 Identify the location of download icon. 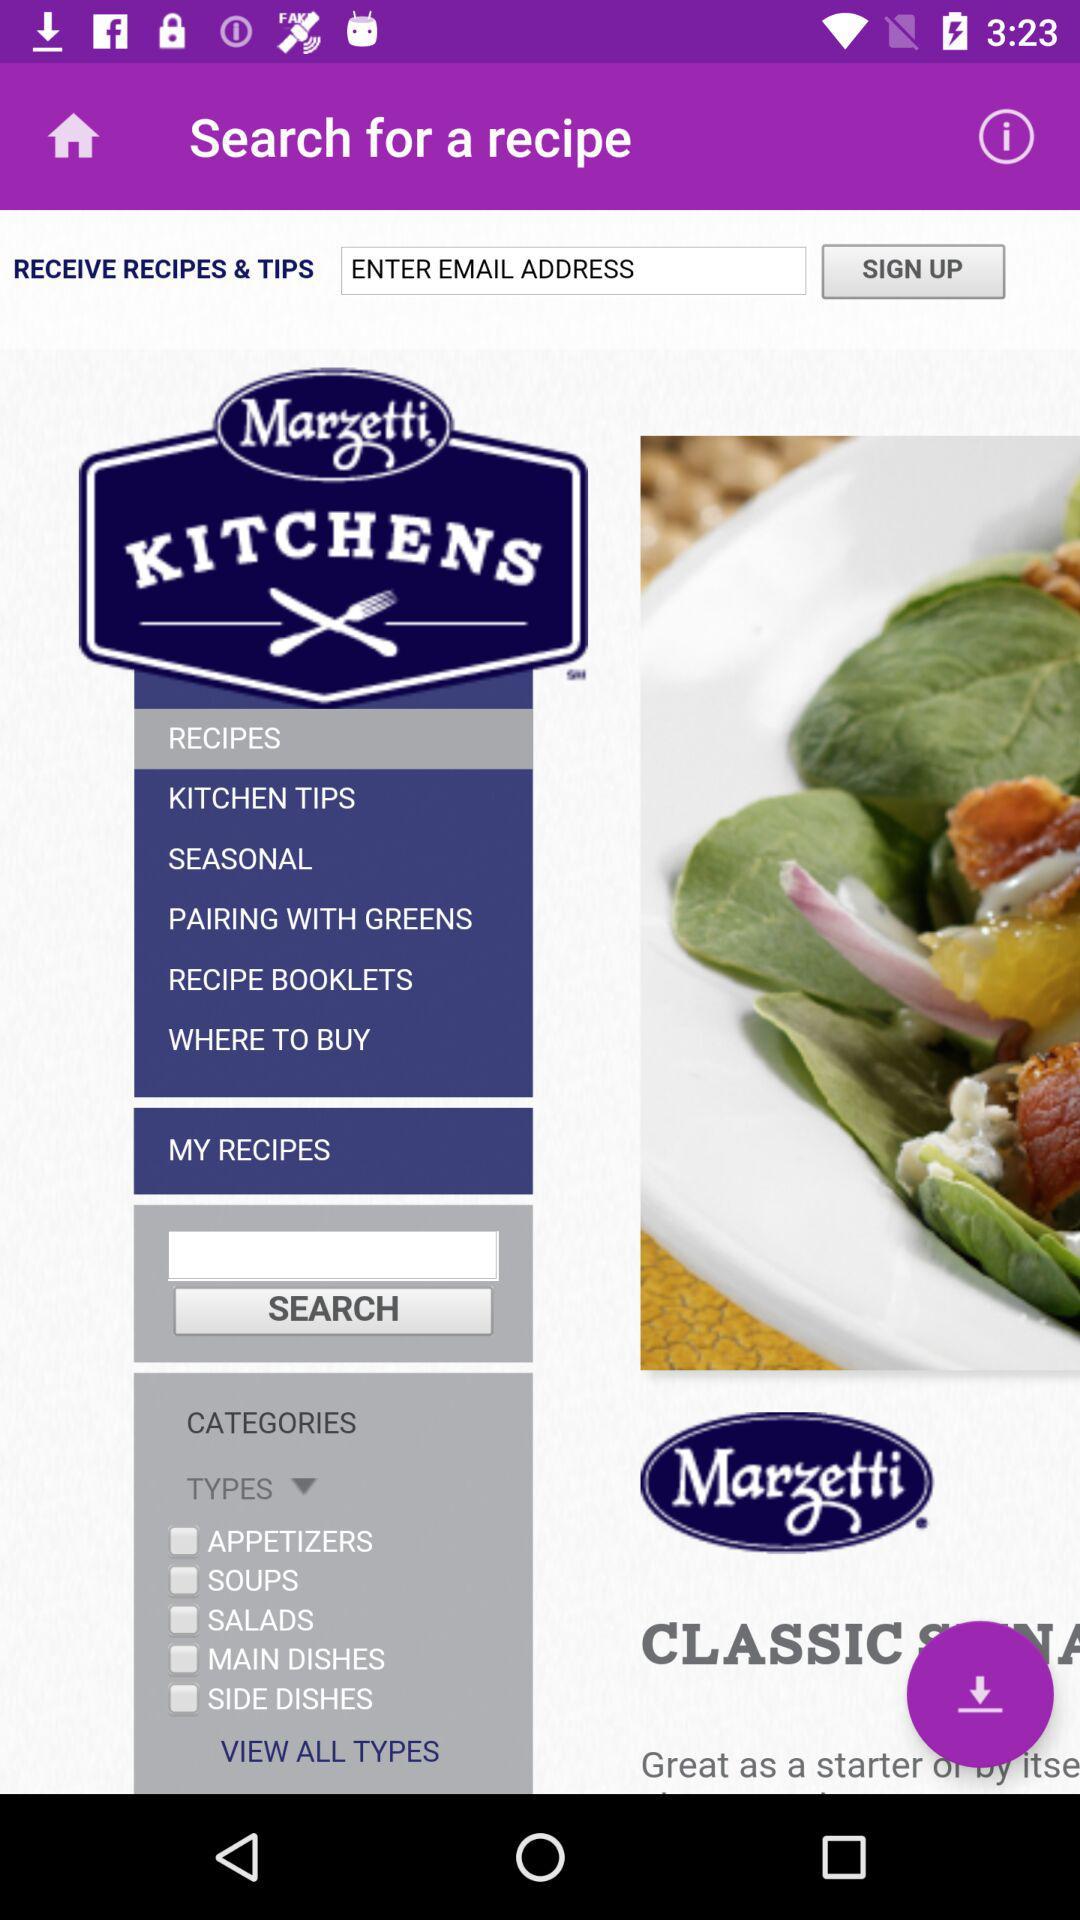
(979, 1693).